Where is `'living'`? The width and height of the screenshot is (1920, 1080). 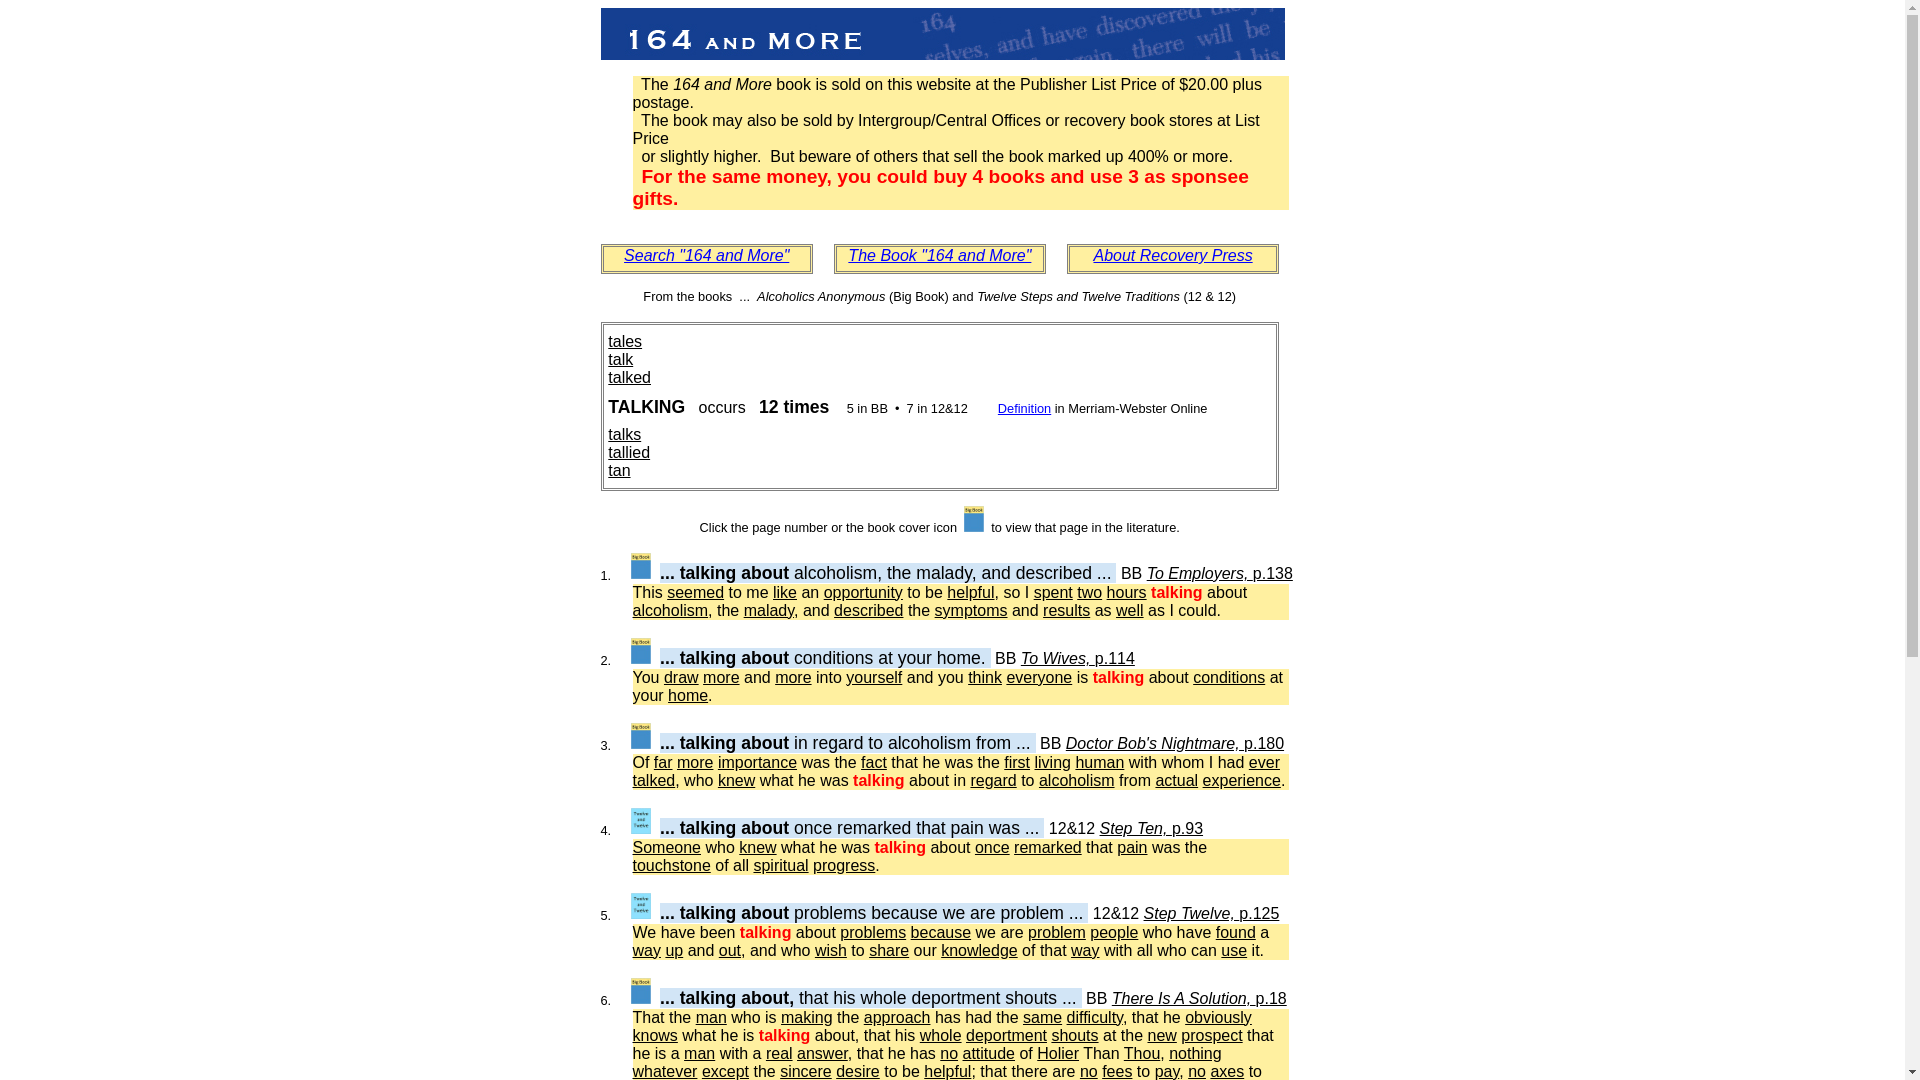
'living' is located at coordinates (1050, 762).